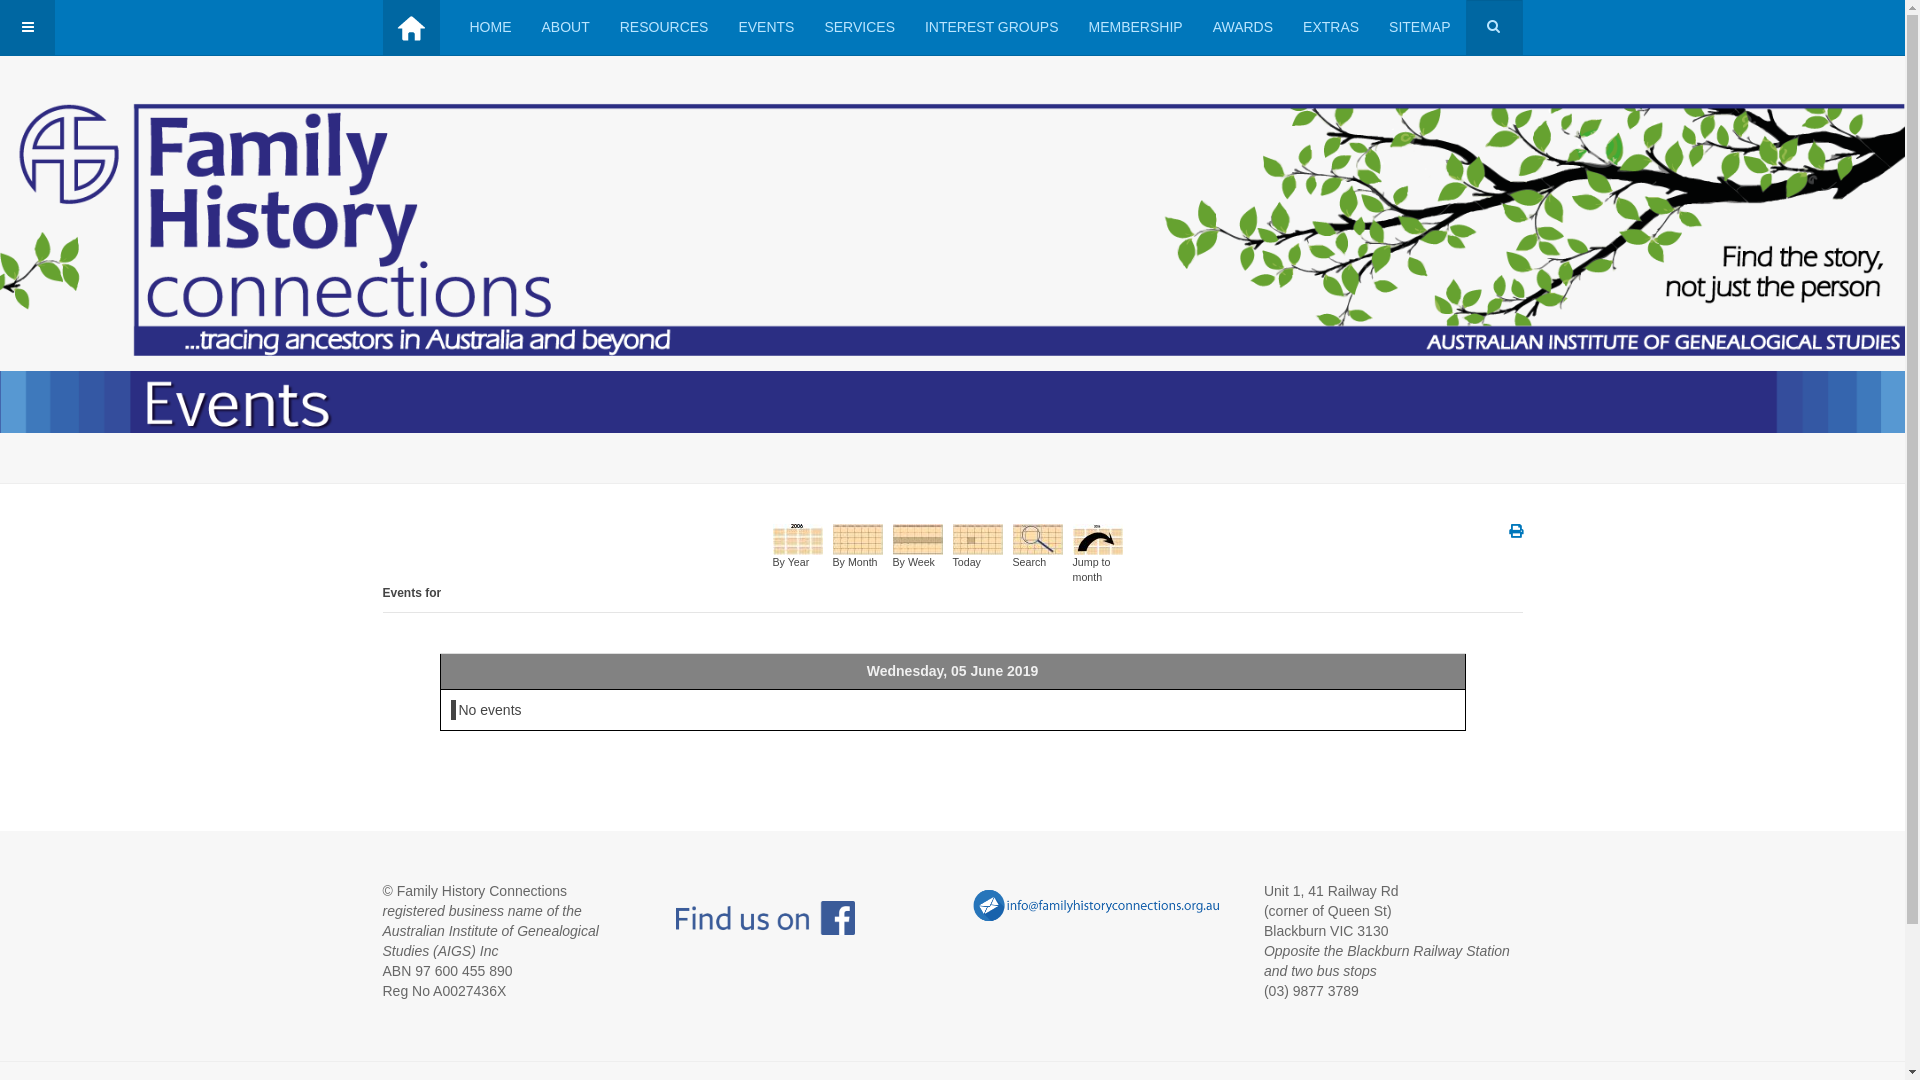 Image resolution: width=1920 pixels, height=1080 pixels. What do you see at coordinates (1330, 27) in the screenshot?
I see `'EXTRAS'` at bounding box center [1330, 27].